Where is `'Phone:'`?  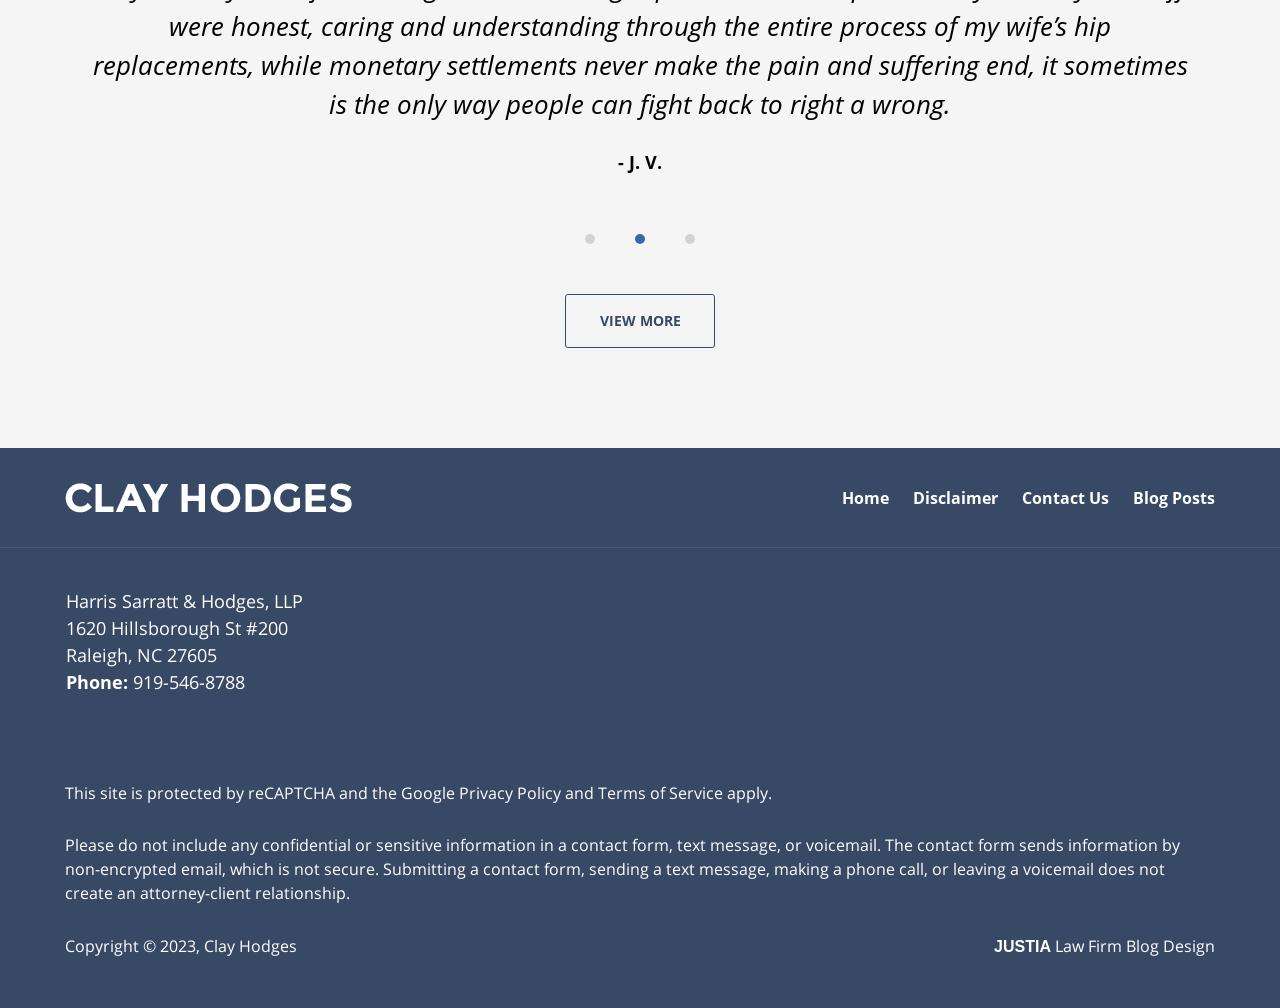 'Phone:' is located at coordinates (98, 676).